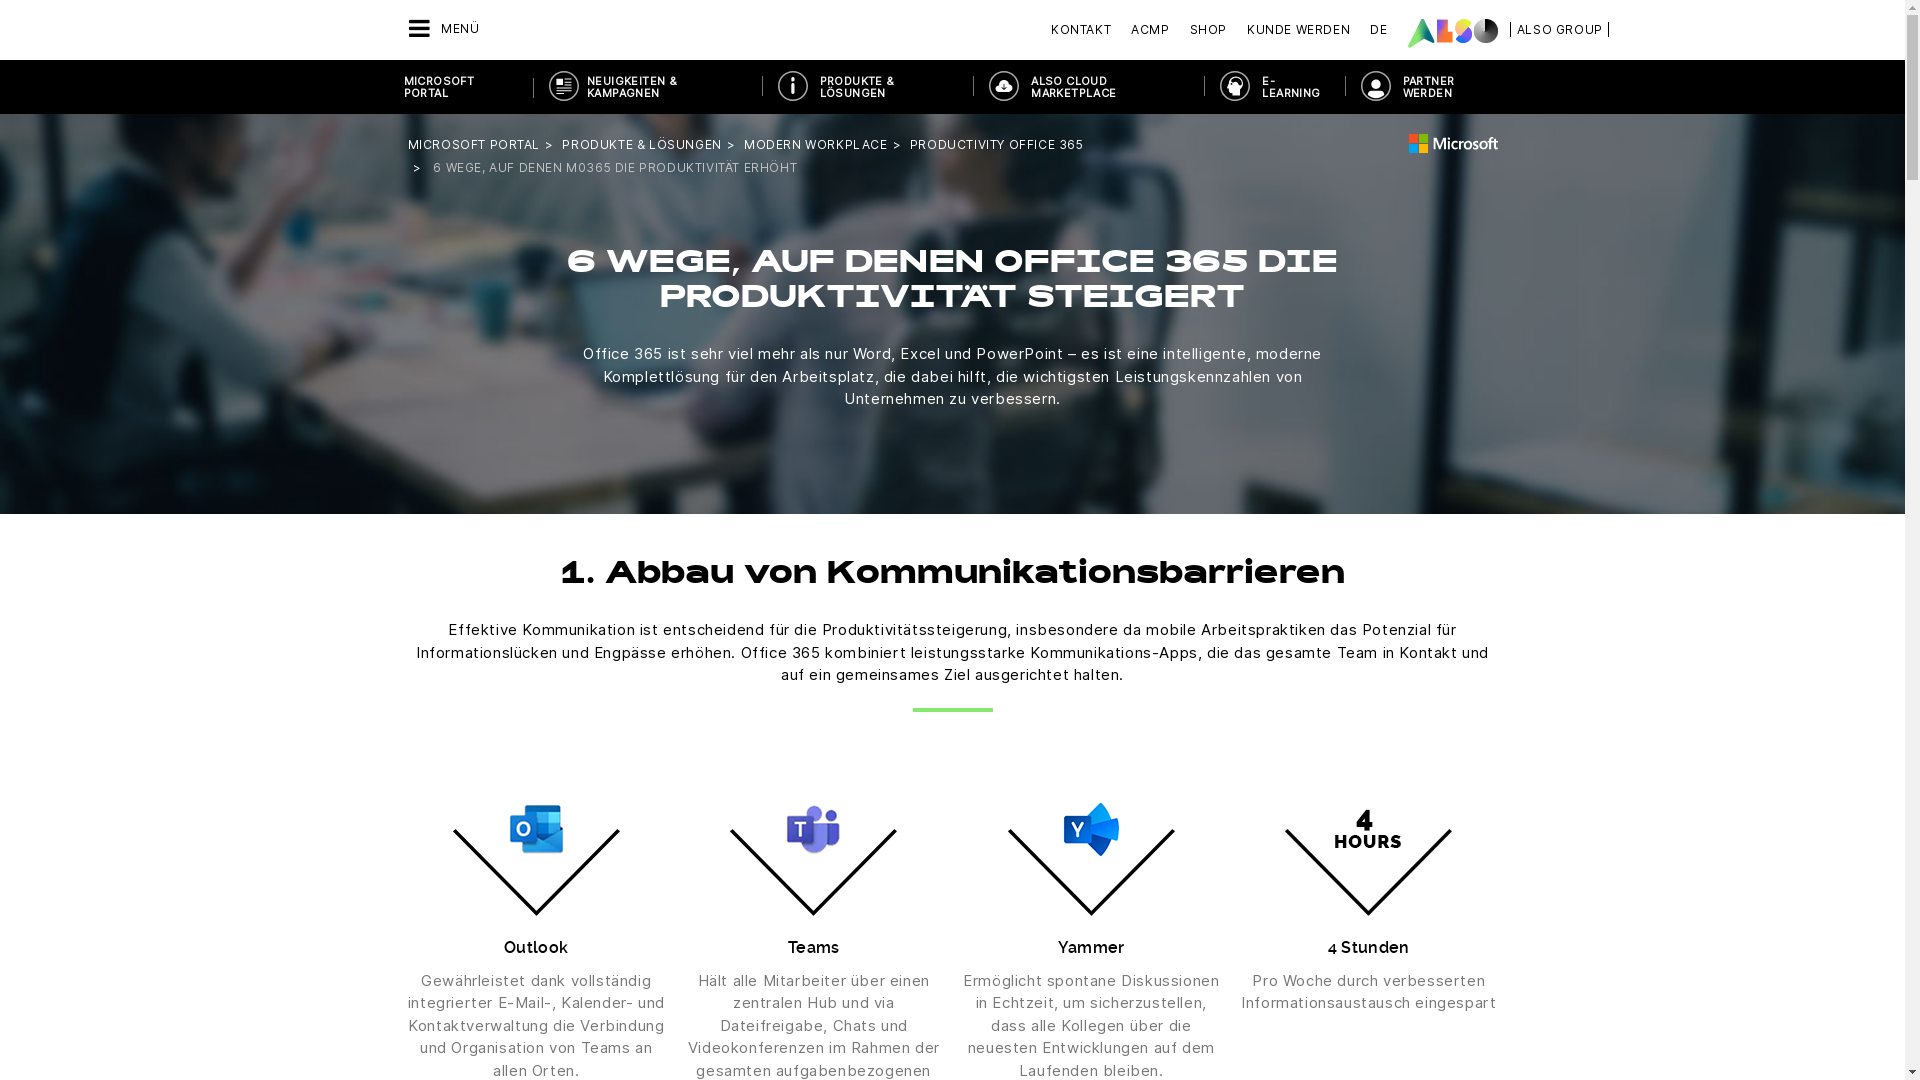 This screenshot has height=1080, width=1920. I want to click on 'SHOP', so click(1207, 30).